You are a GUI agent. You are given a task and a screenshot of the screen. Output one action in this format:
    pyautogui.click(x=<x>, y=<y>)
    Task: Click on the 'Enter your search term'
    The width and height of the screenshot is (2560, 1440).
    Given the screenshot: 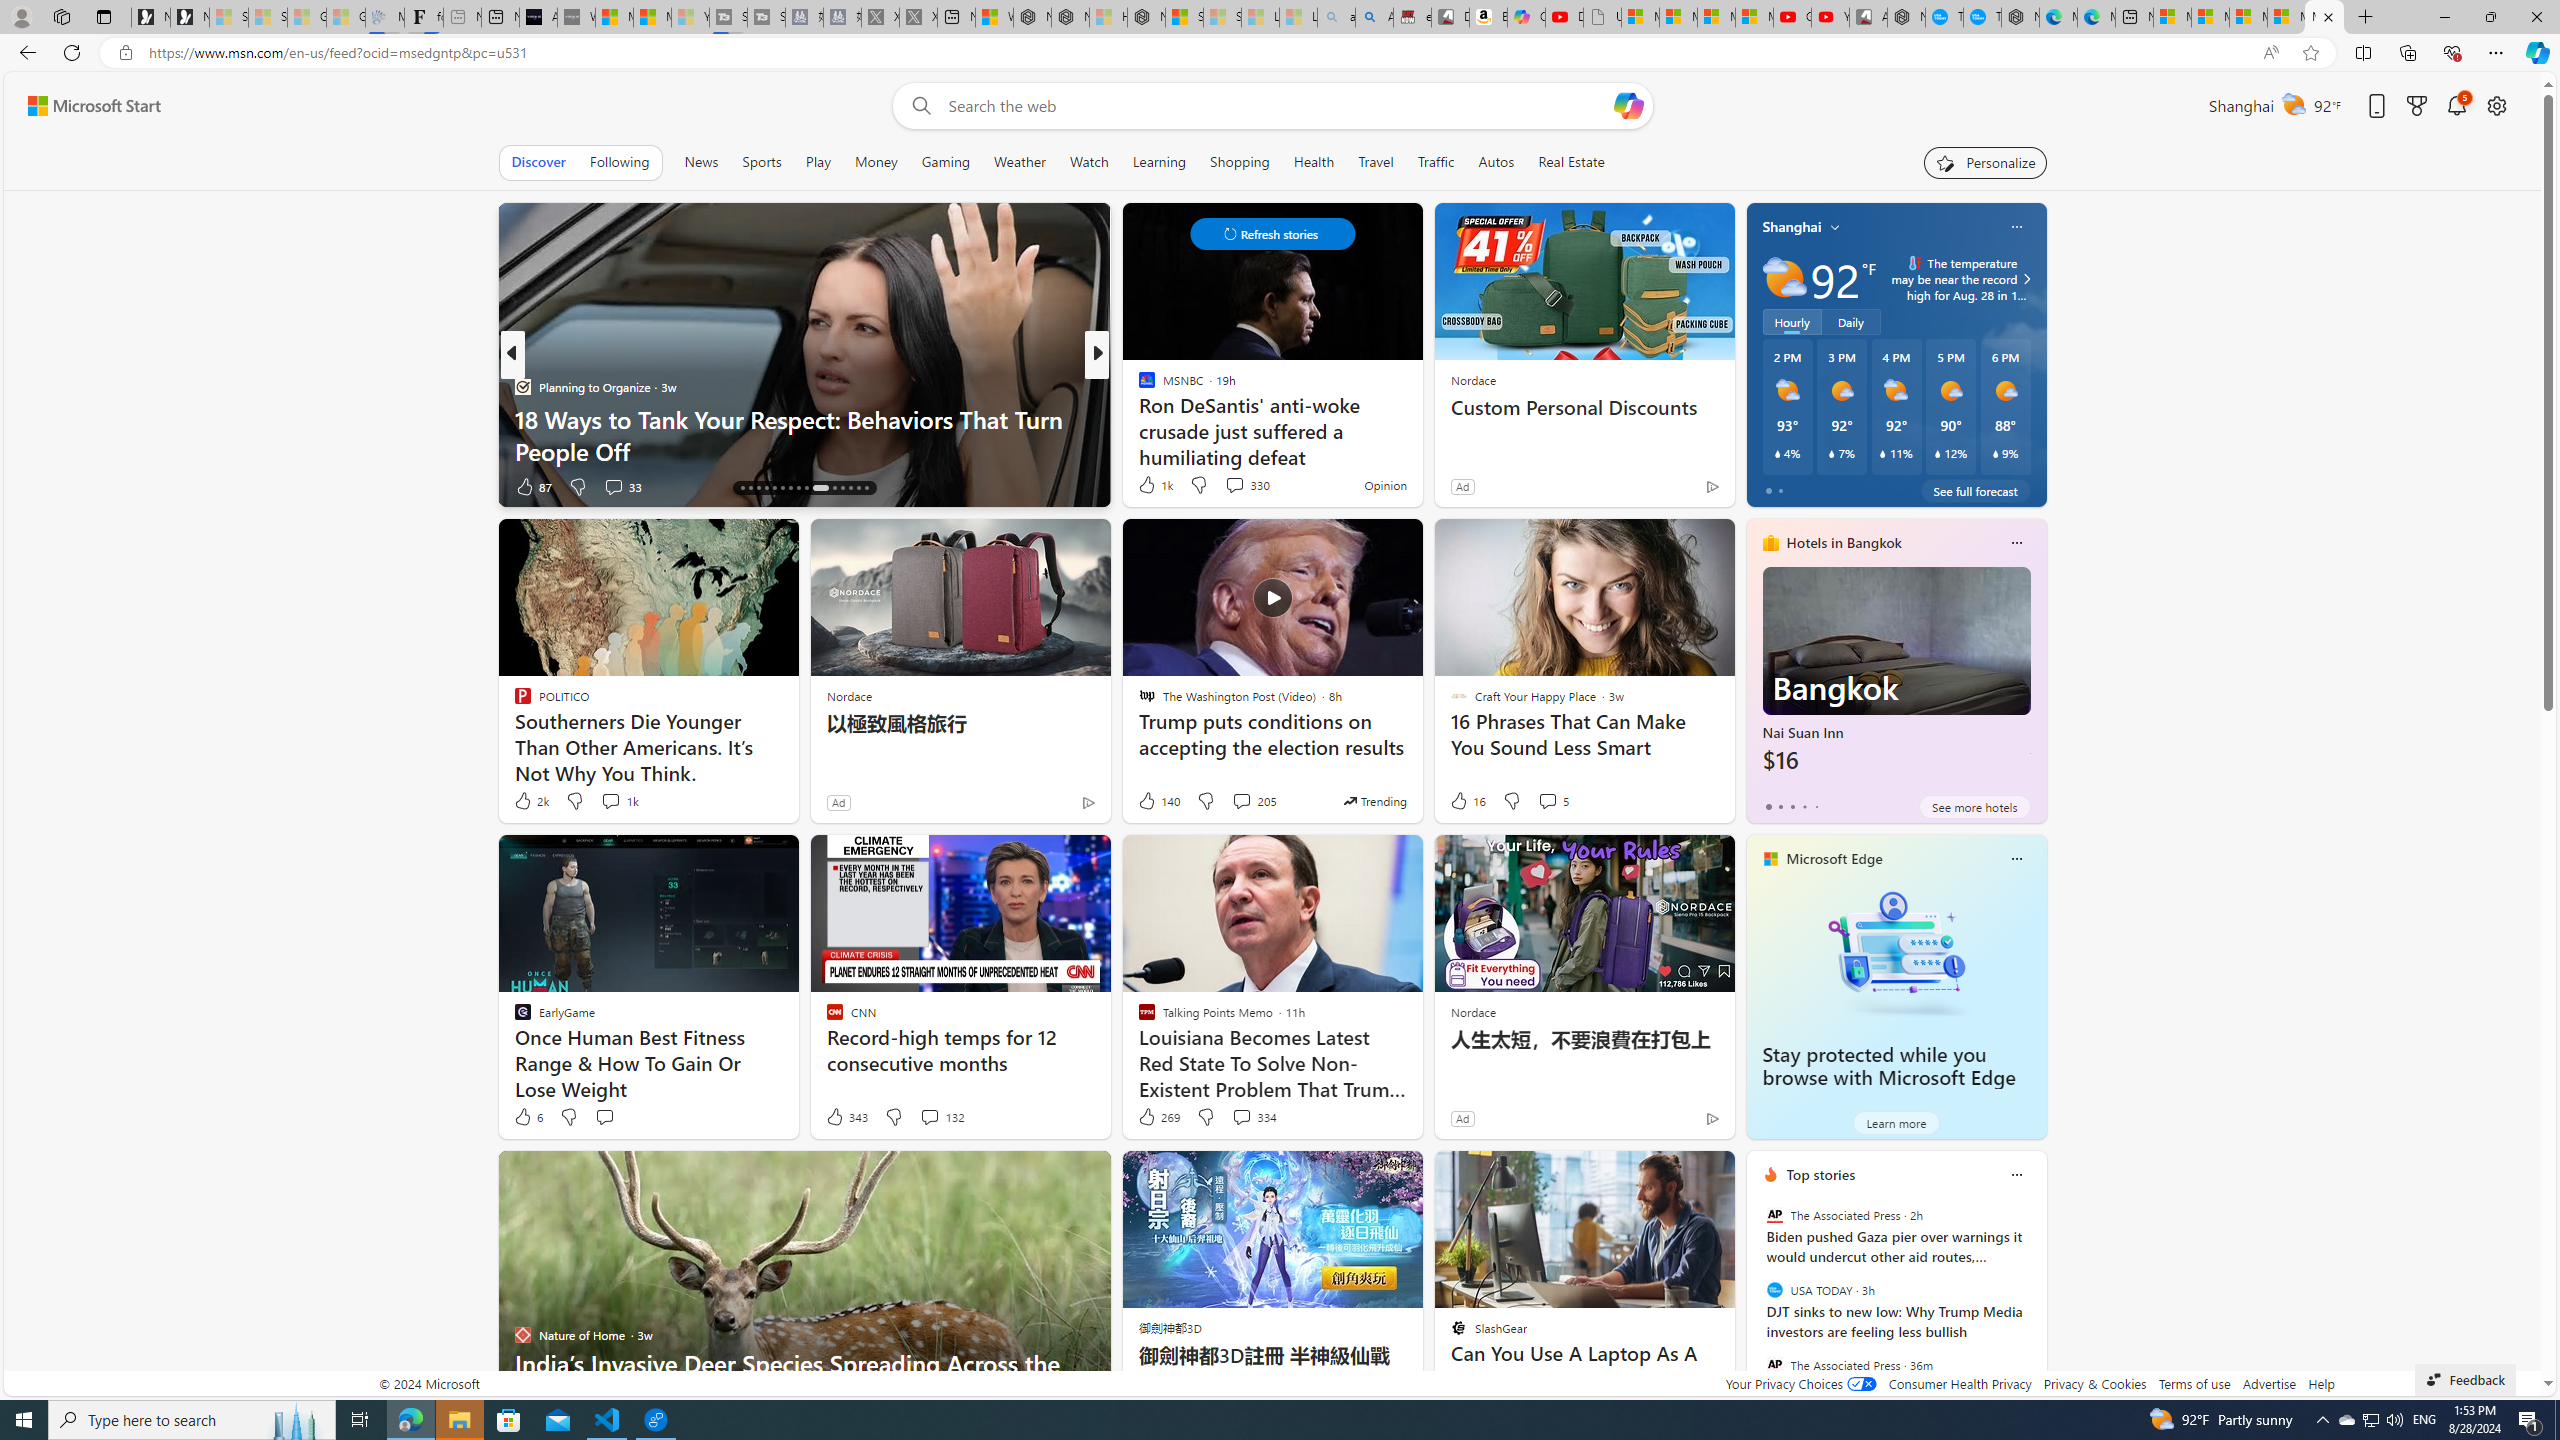 What is the action you would take?
    pyautogui.click(x=1276, y=104)
    